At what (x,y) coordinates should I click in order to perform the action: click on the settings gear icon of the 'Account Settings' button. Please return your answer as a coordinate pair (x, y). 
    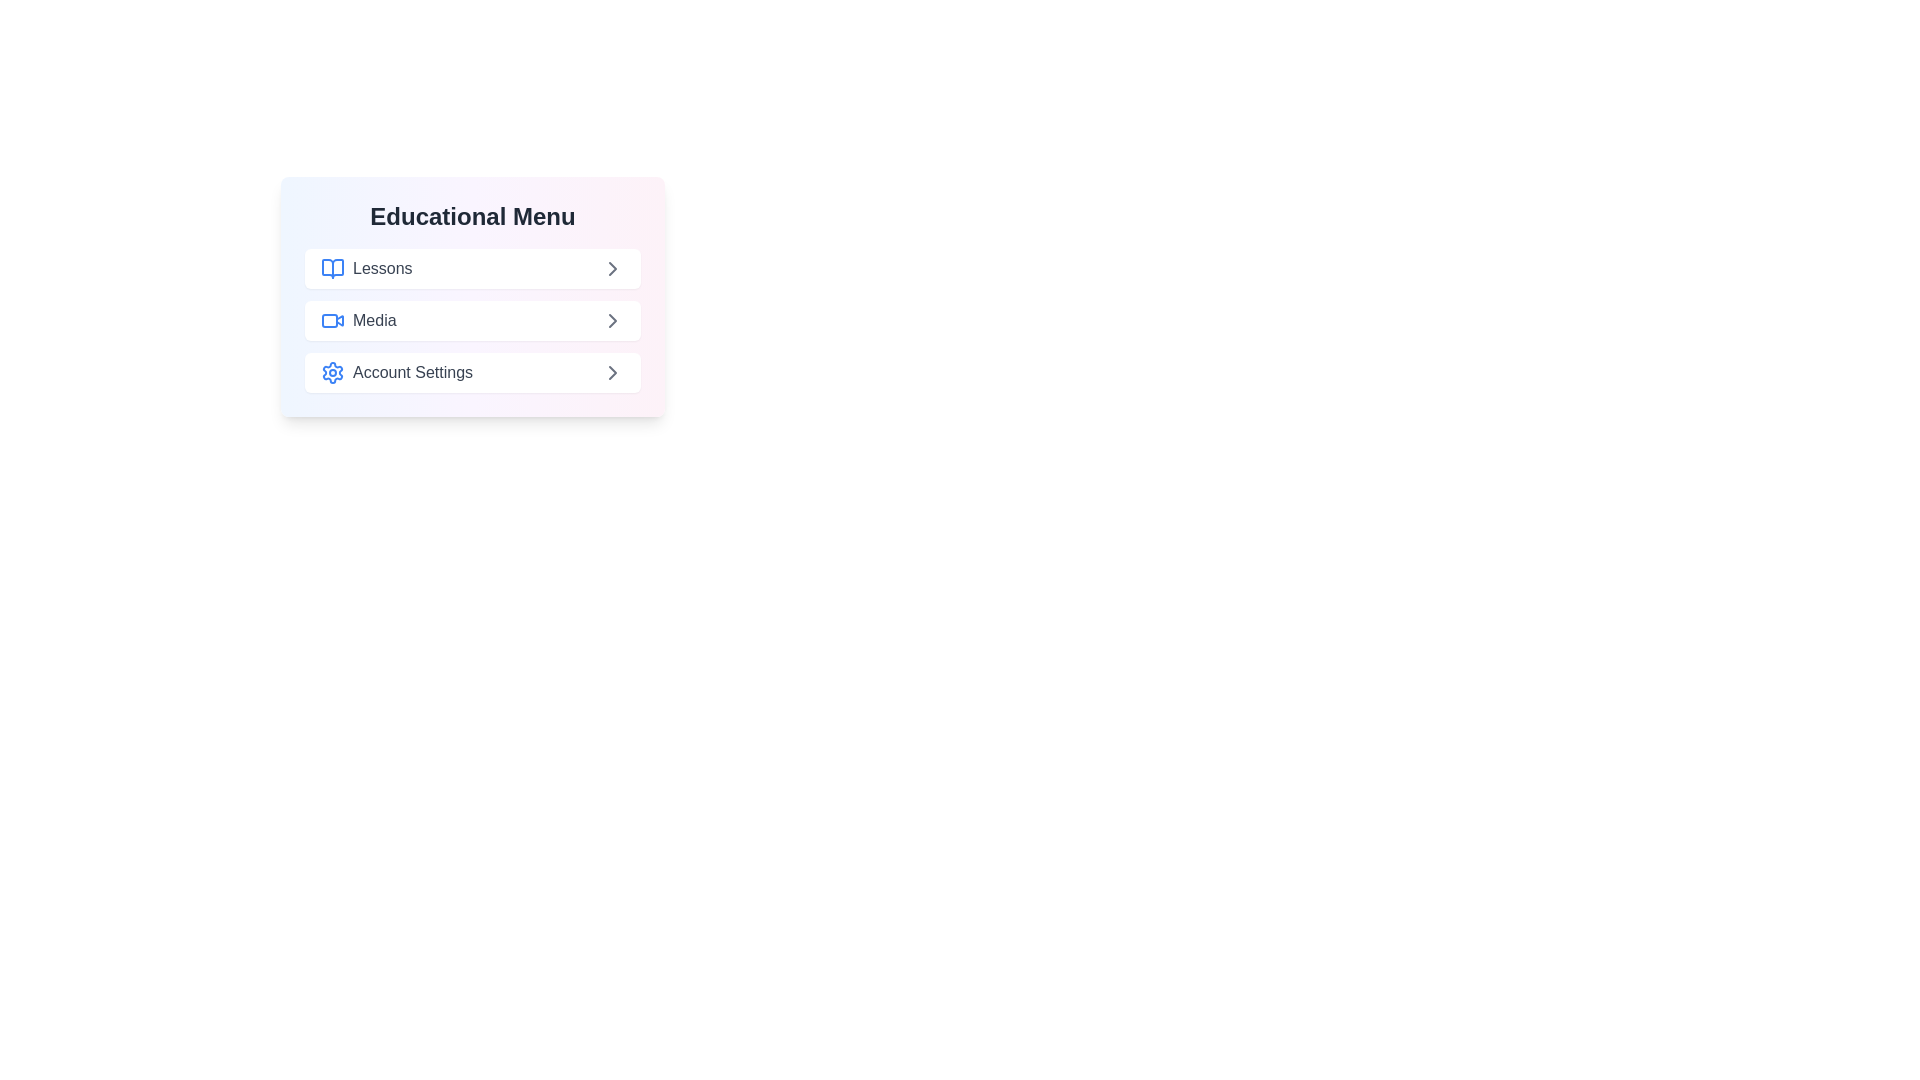
    Looking at the image, I should click on (397, 373).